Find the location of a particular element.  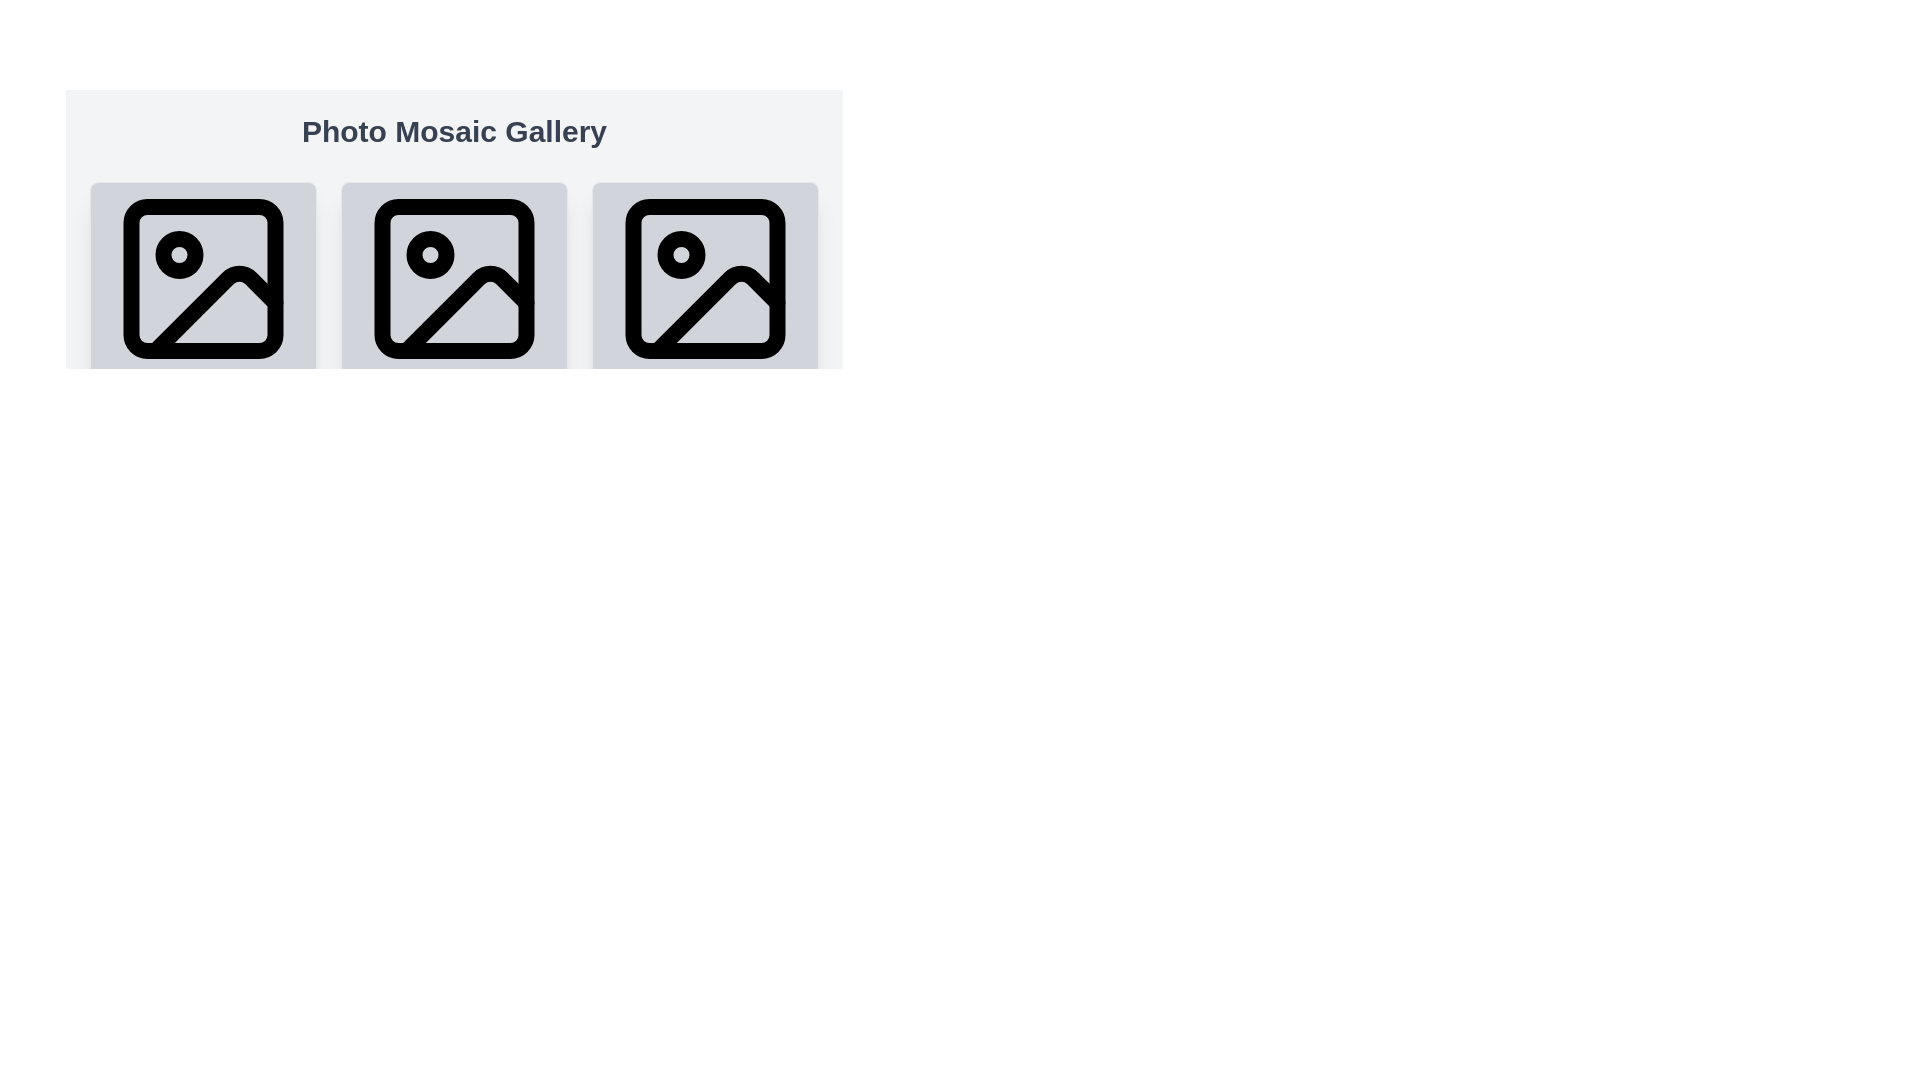

the design details of the decorative mountain icon located in the center of a row of three similar icons in a photo gallery interface is located at coordinates (465, 312).